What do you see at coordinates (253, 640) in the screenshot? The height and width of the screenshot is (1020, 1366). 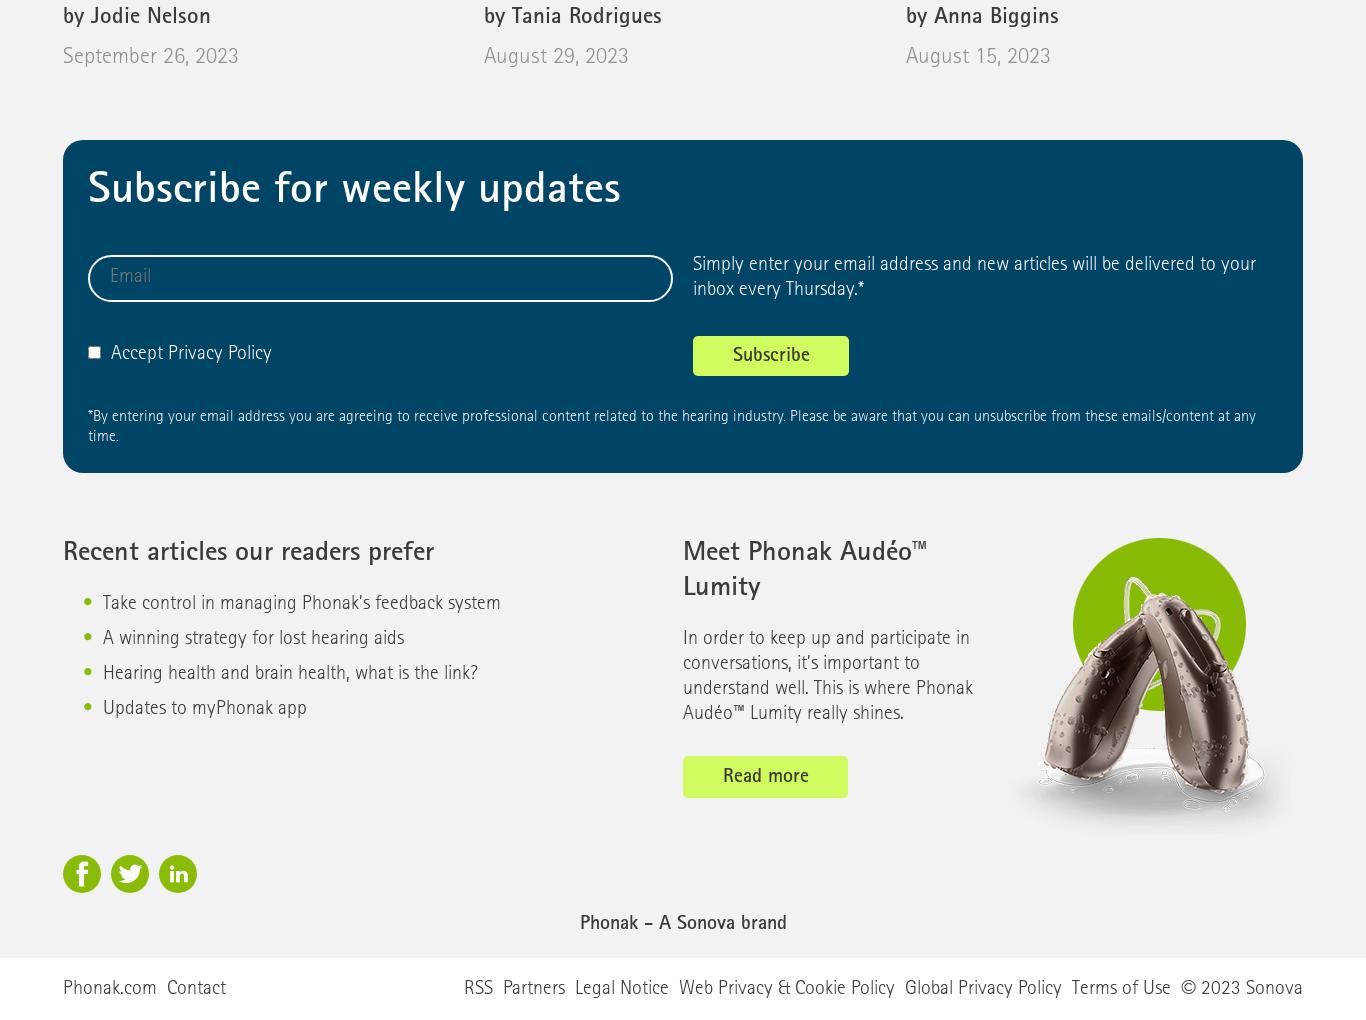 I see `'A winning strategy for lost hearing aids'` at bounding box center [253, 640].